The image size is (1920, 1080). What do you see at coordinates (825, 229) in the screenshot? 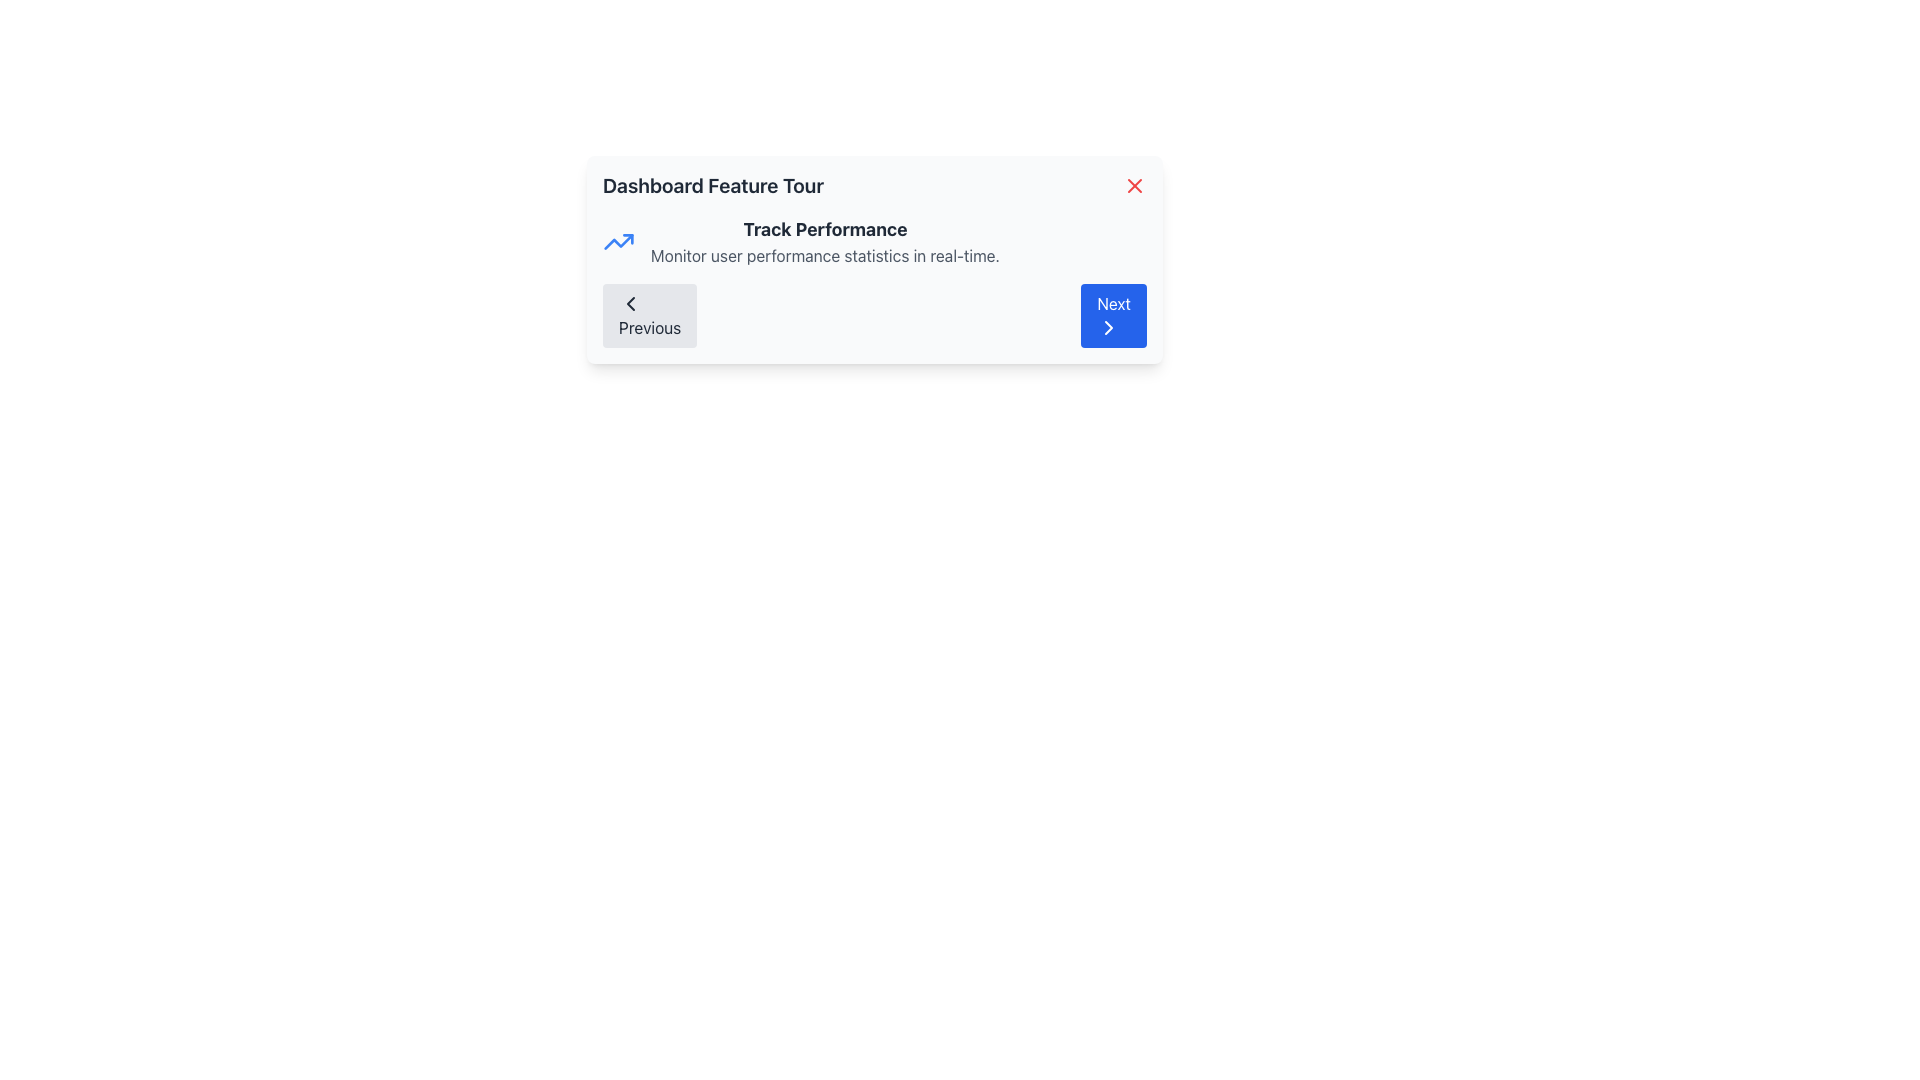
I see `the bold, large text label that reads 'Track Performance' located at the top-center of the card widget, above the smaller text describing user performance statistics` at bounding box center [825, 229].